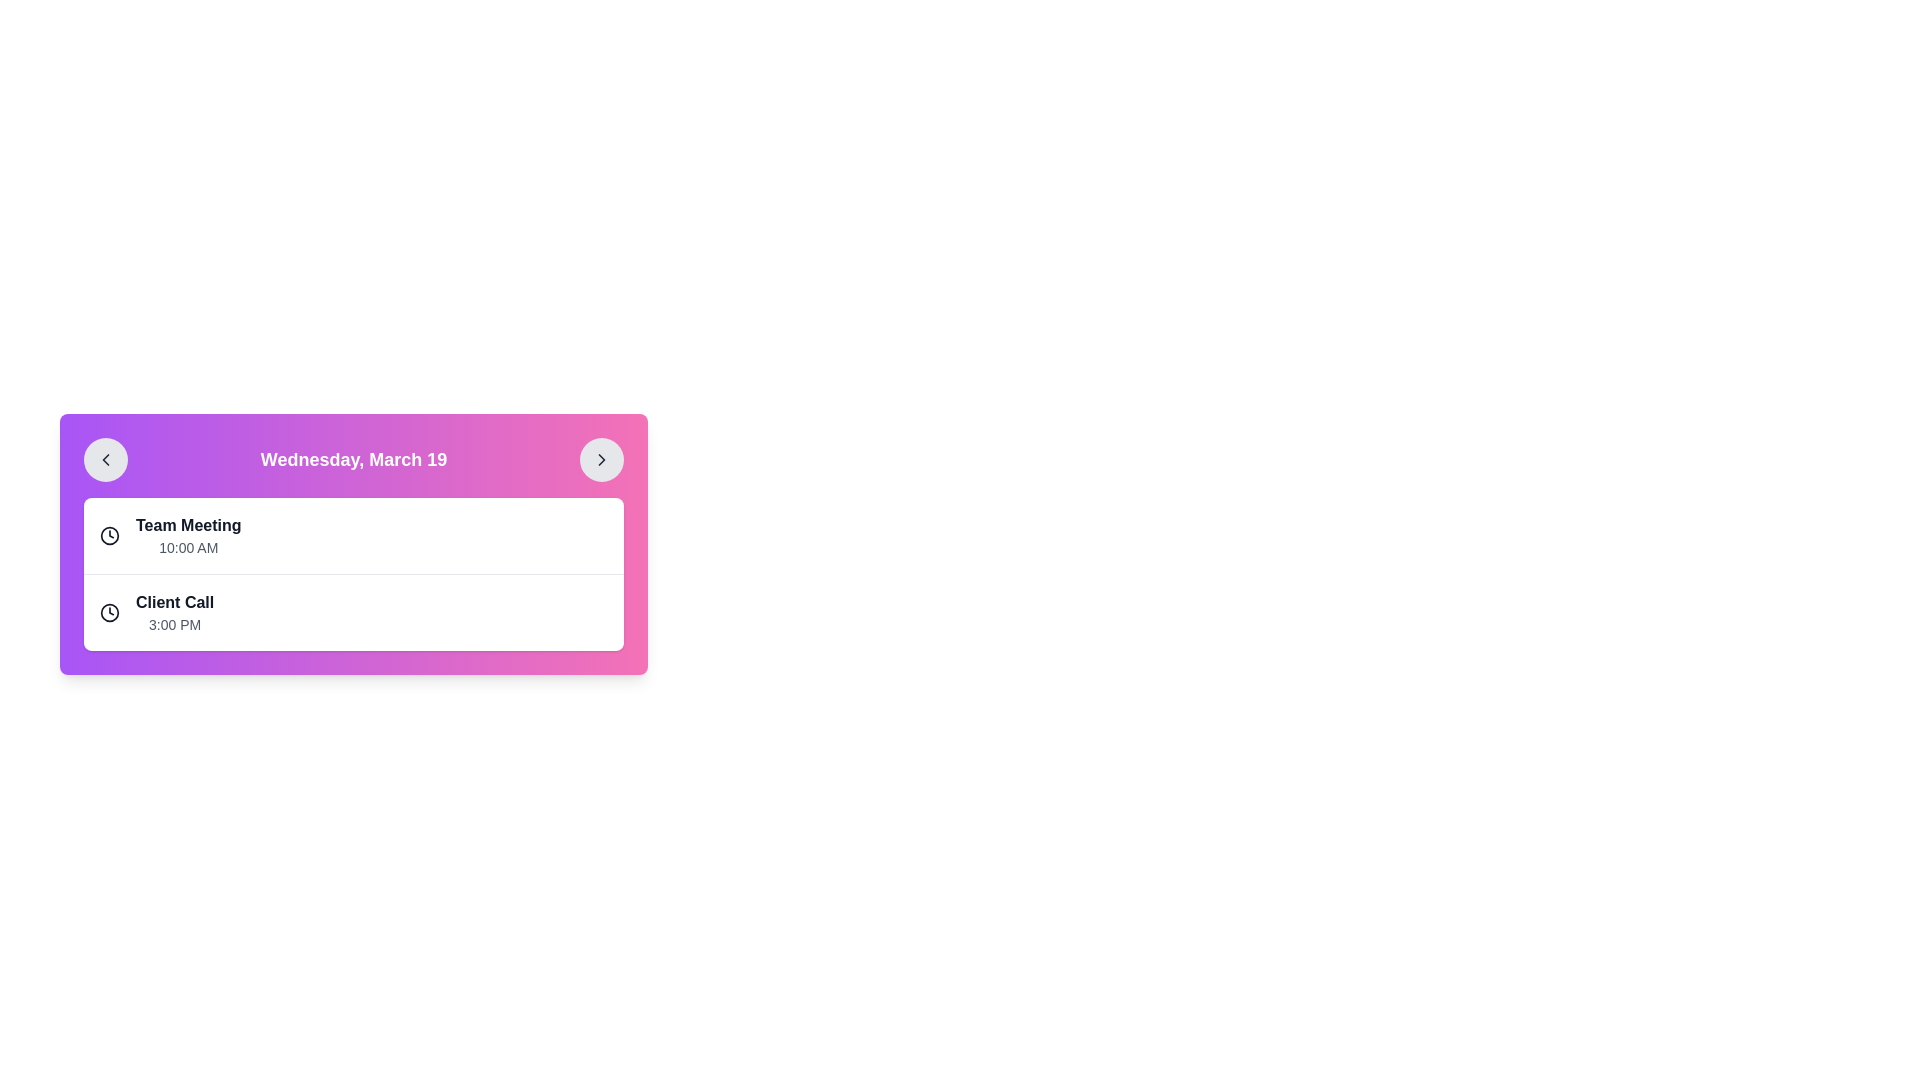 This screenshot has height=1080, width=1920. I want to click on the text label displaying 'Client Call' in bold and '3:00 PM' in gray, which is the second item below the heading 'Wednesday, March 19', so click(175, 612).